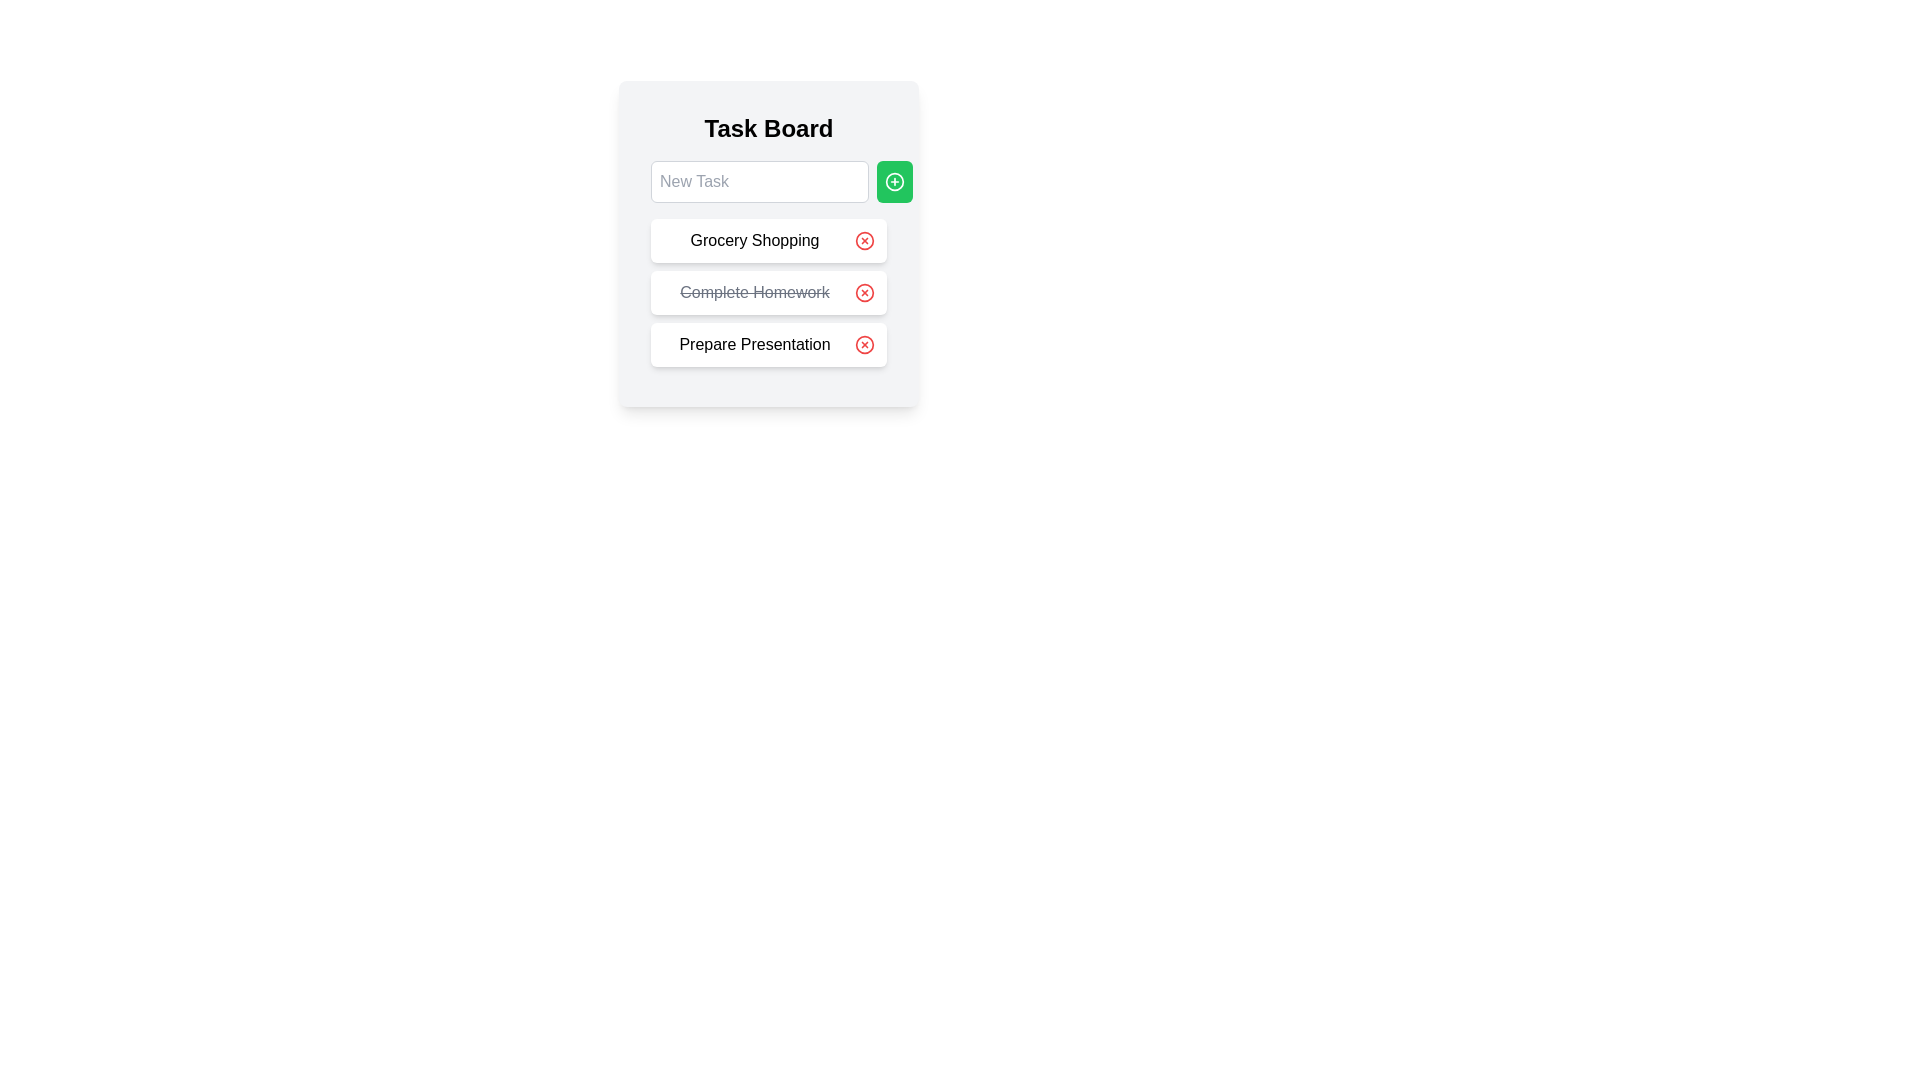 The image size is (1920, 1080). Describe the element at coordinates (864, 293) in the screenshot. I see `the circular red delete button located to the right of the 'Complete Homework' task in the Task Board interface` at that location.